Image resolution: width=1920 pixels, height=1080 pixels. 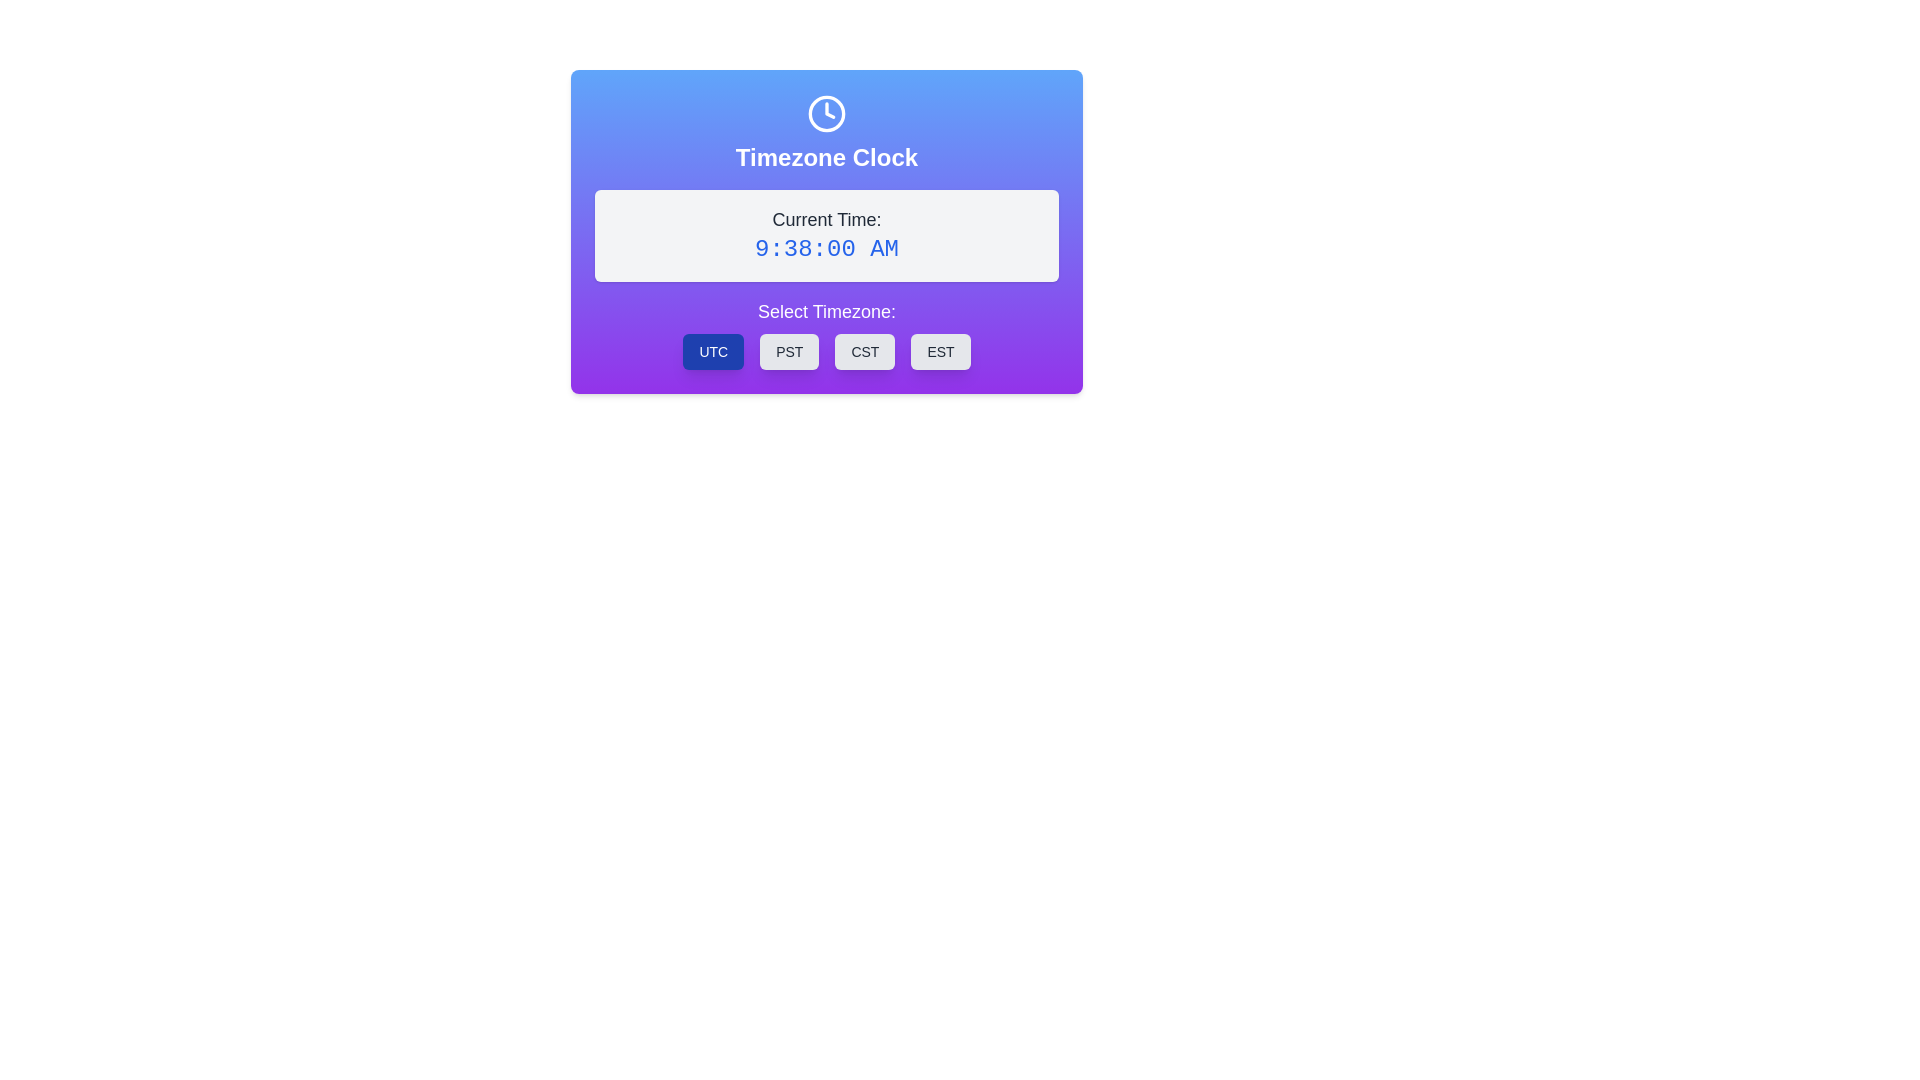 What do you see at coordinates (713, 350) in the screenshot?
I see `the 'UTC' time zone button located directly below the 'Select Timezone' label` at bounding box center [713, 350].